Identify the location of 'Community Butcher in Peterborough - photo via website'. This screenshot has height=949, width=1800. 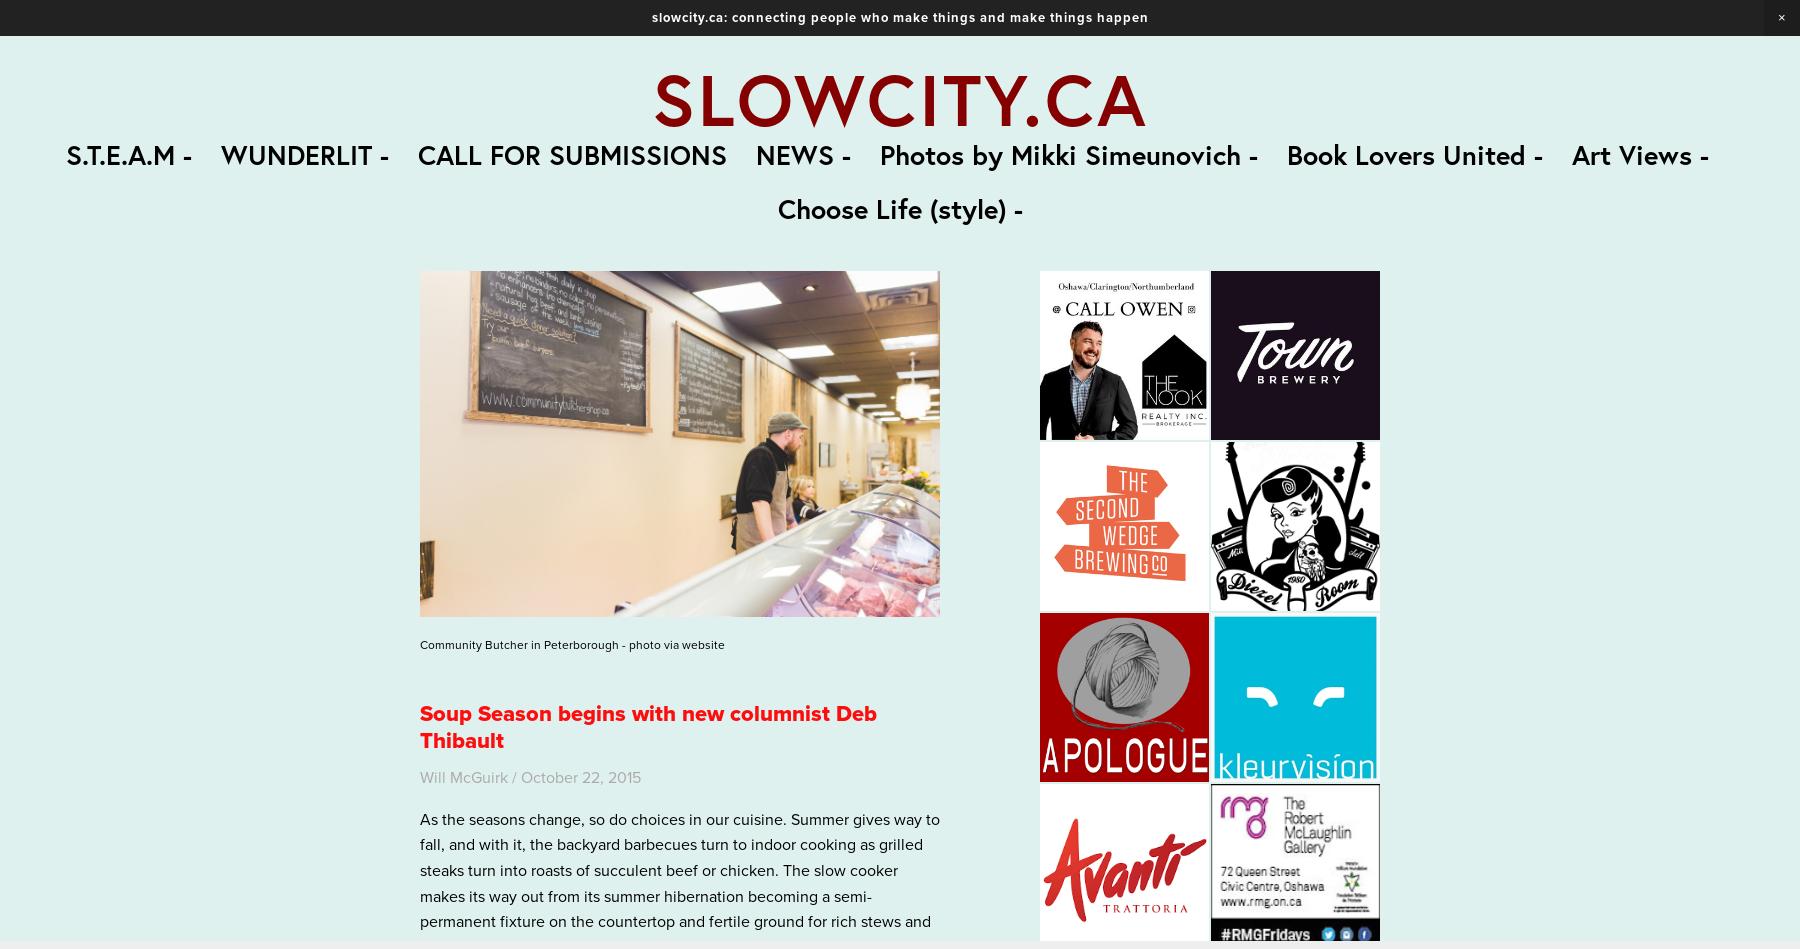
(572, 645).